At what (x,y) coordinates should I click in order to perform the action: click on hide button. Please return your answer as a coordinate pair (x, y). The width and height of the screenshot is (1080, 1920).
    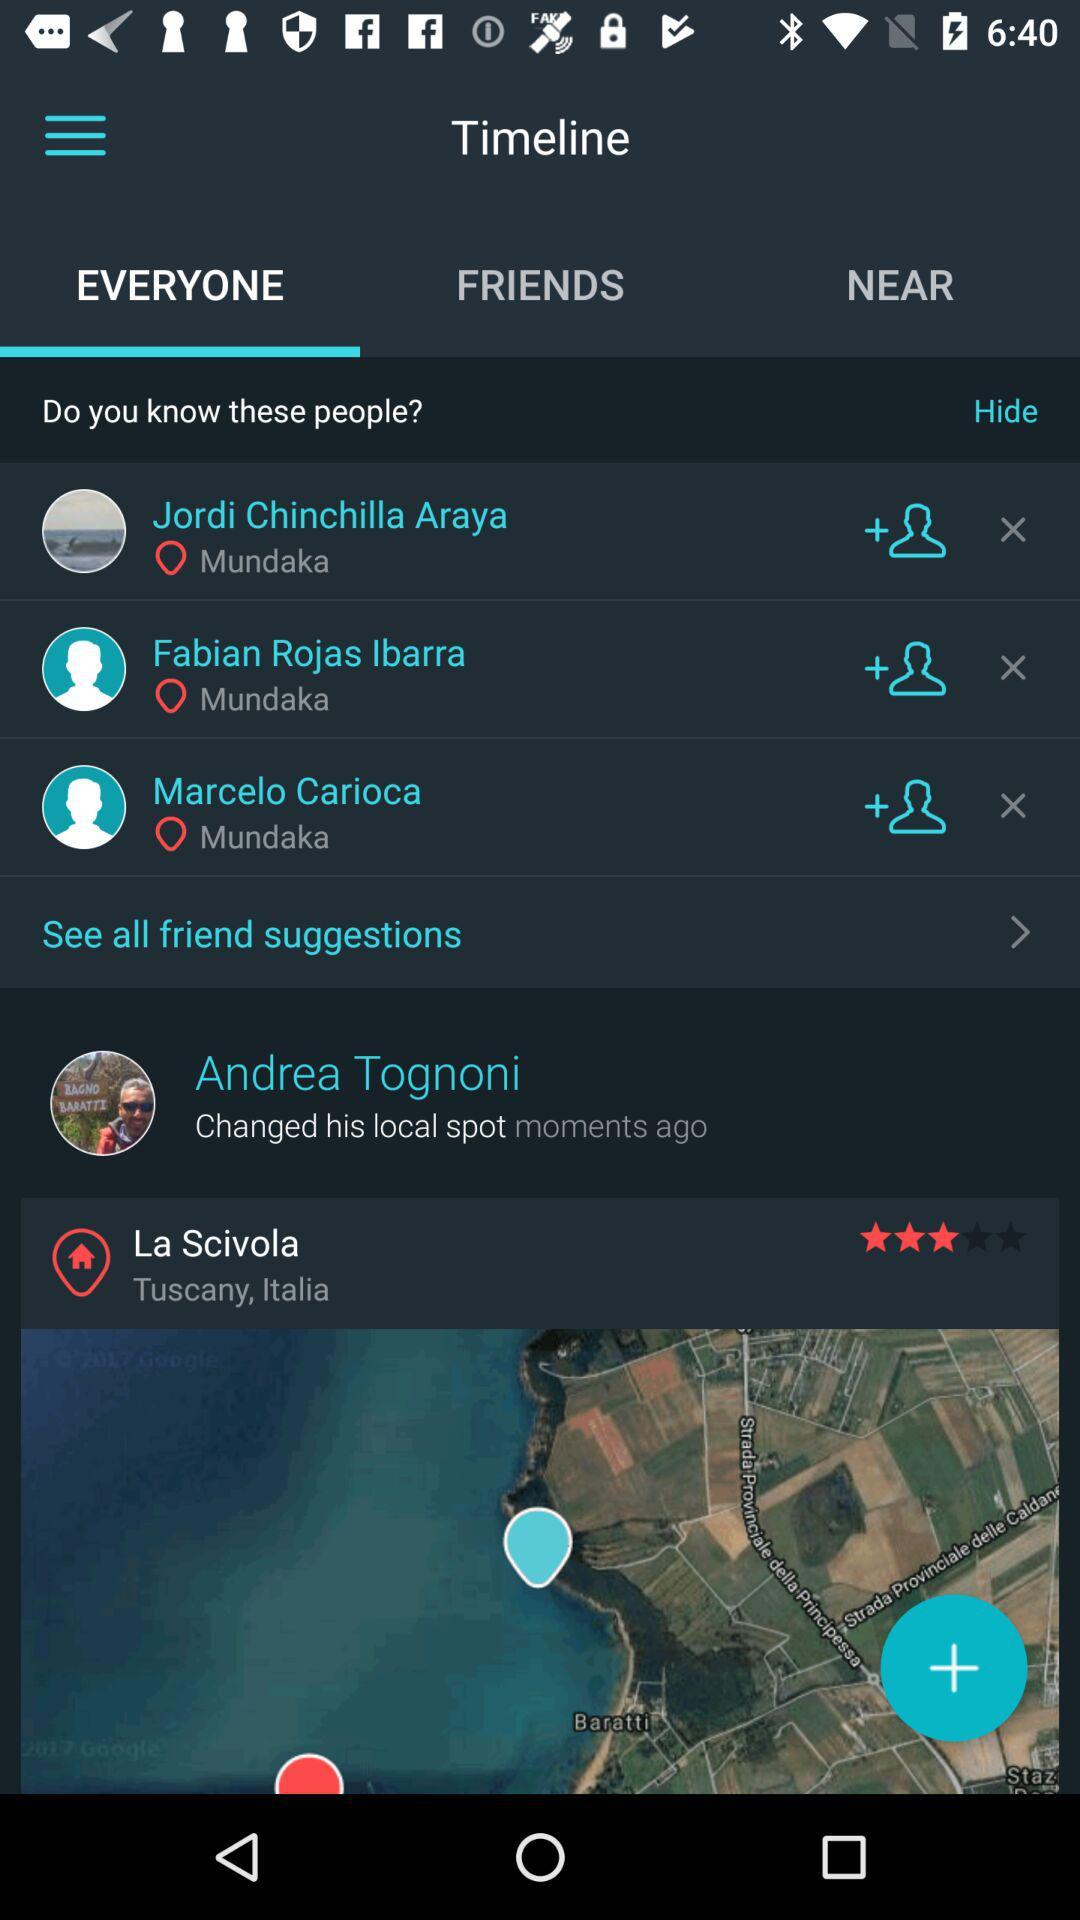
    Looking at the image, I should click on (1013, 529).